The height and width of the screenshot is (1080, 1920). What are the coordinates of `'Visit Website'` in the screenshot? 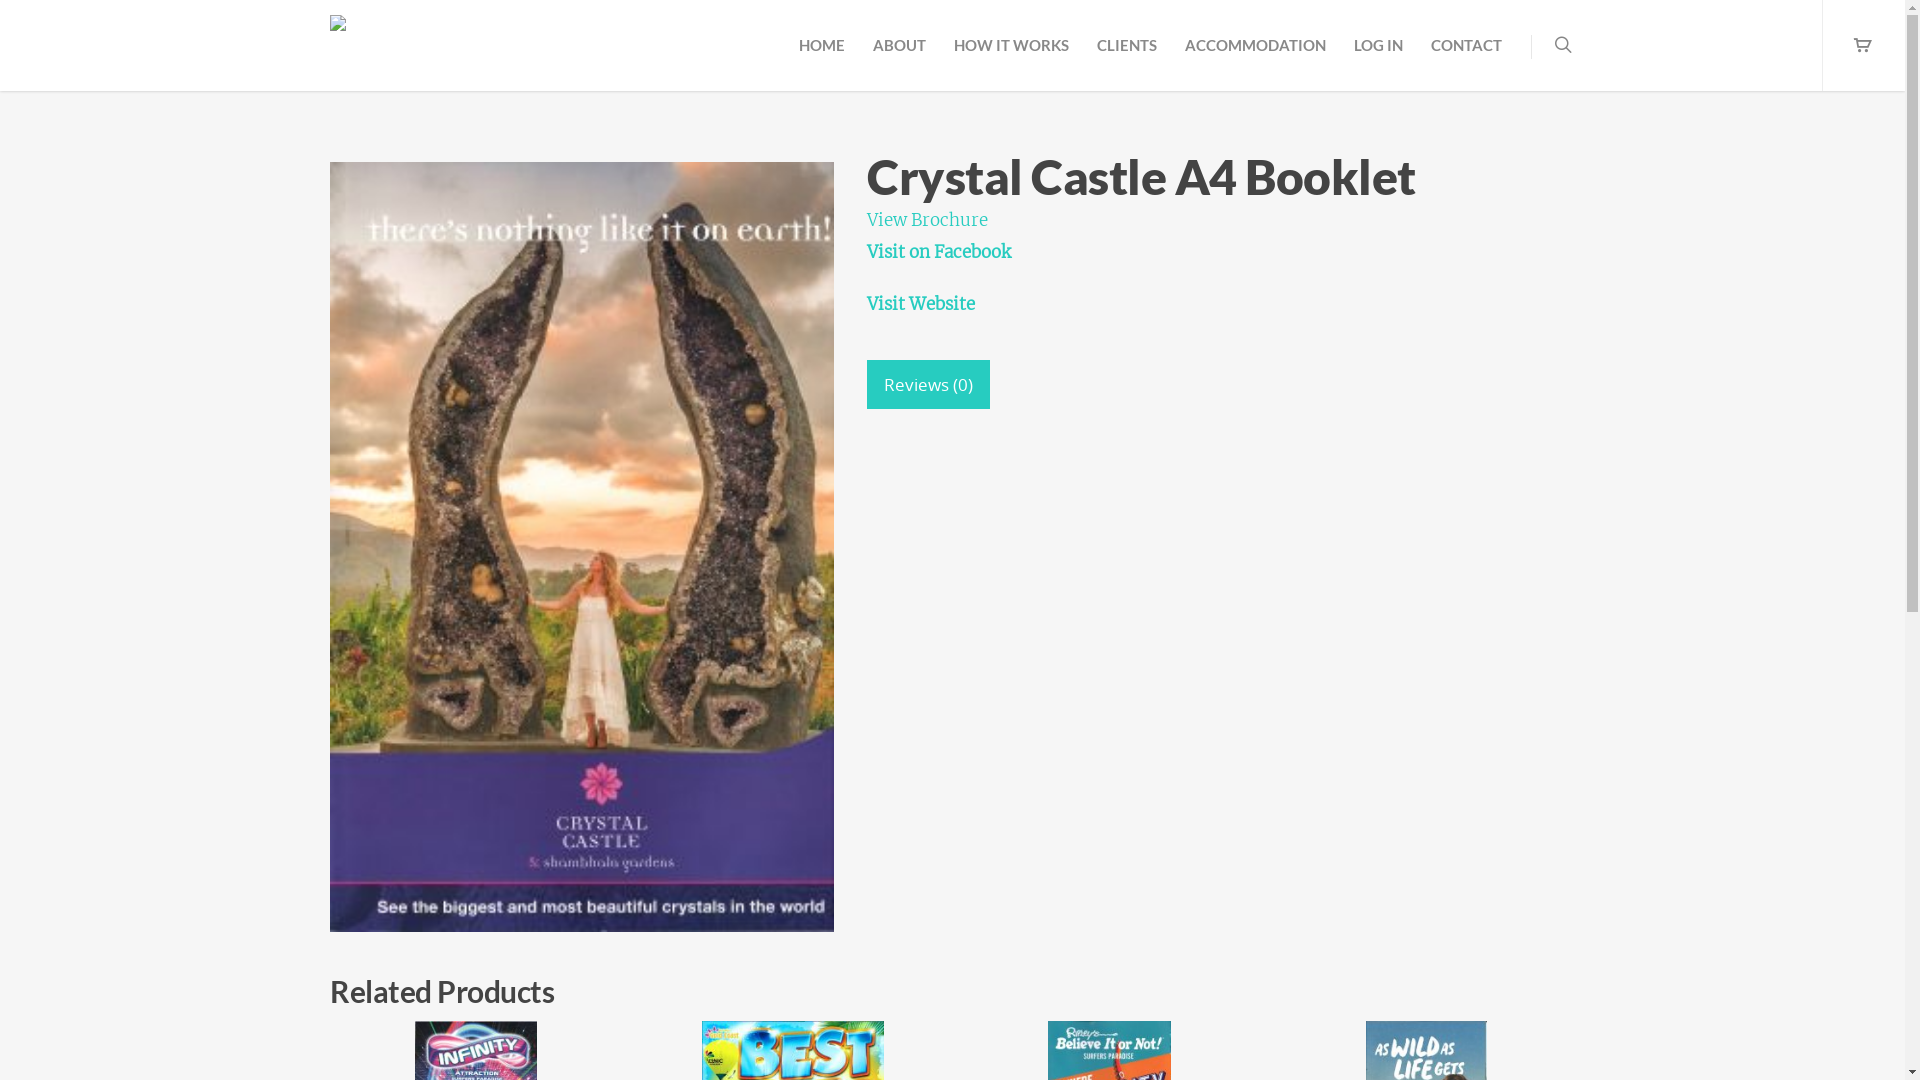 It's located at (920, 304).